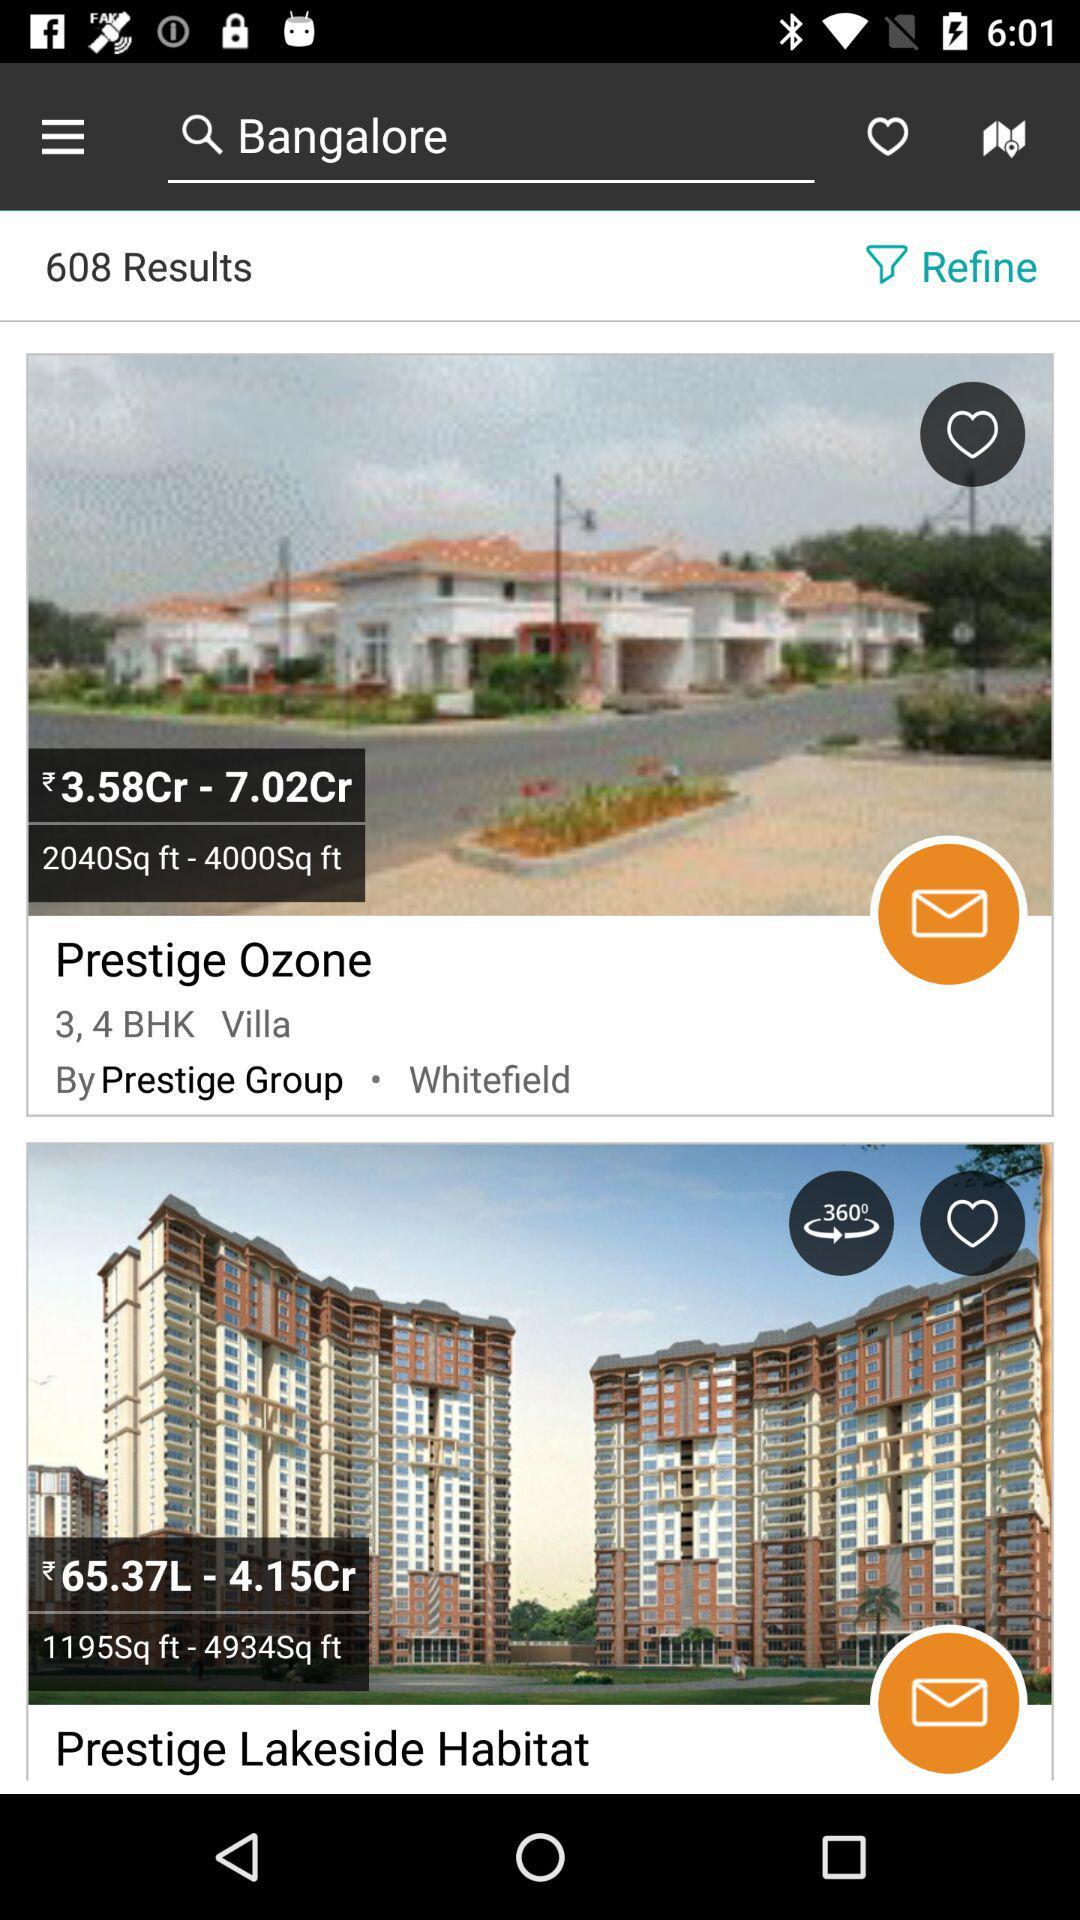  I want to click on buscar una vivienda, so click(1007, 135).